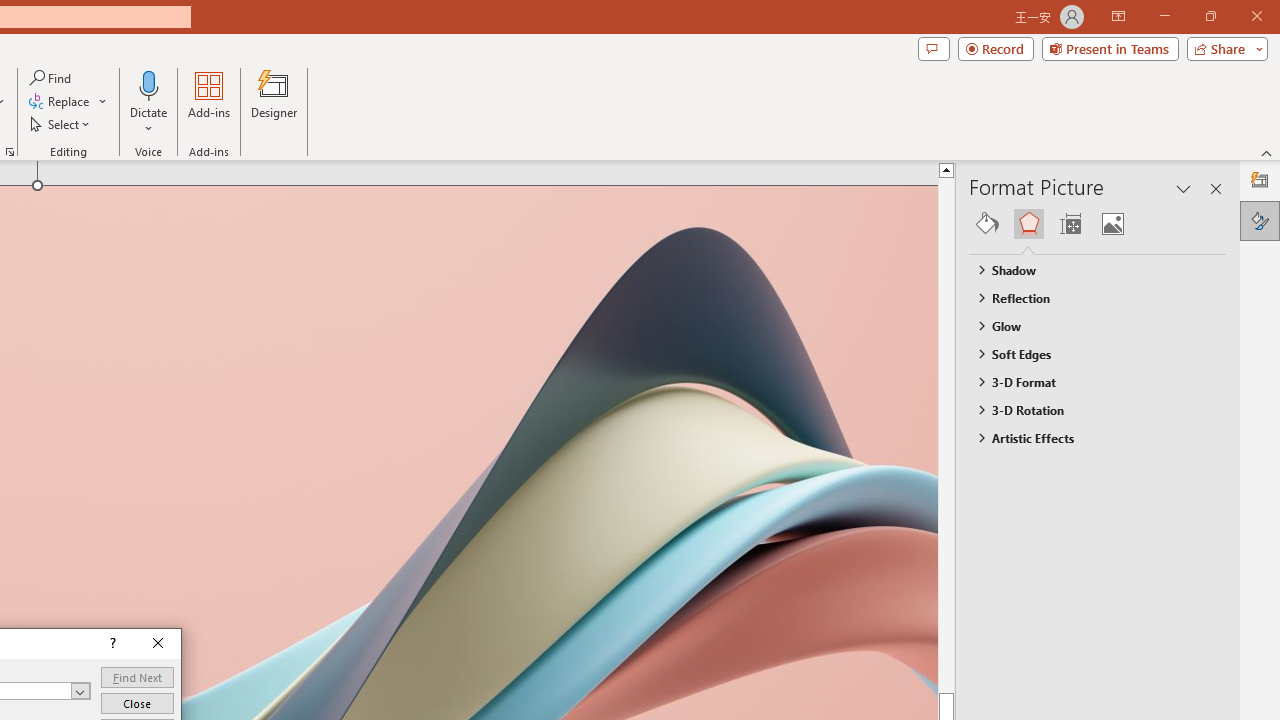 Image resolution: width=1280 pixels, height=720 pixels. What do you see at coordinates (932, 47) in the screenshot?
I see `'Comments'` at bounding box center [932, 47].